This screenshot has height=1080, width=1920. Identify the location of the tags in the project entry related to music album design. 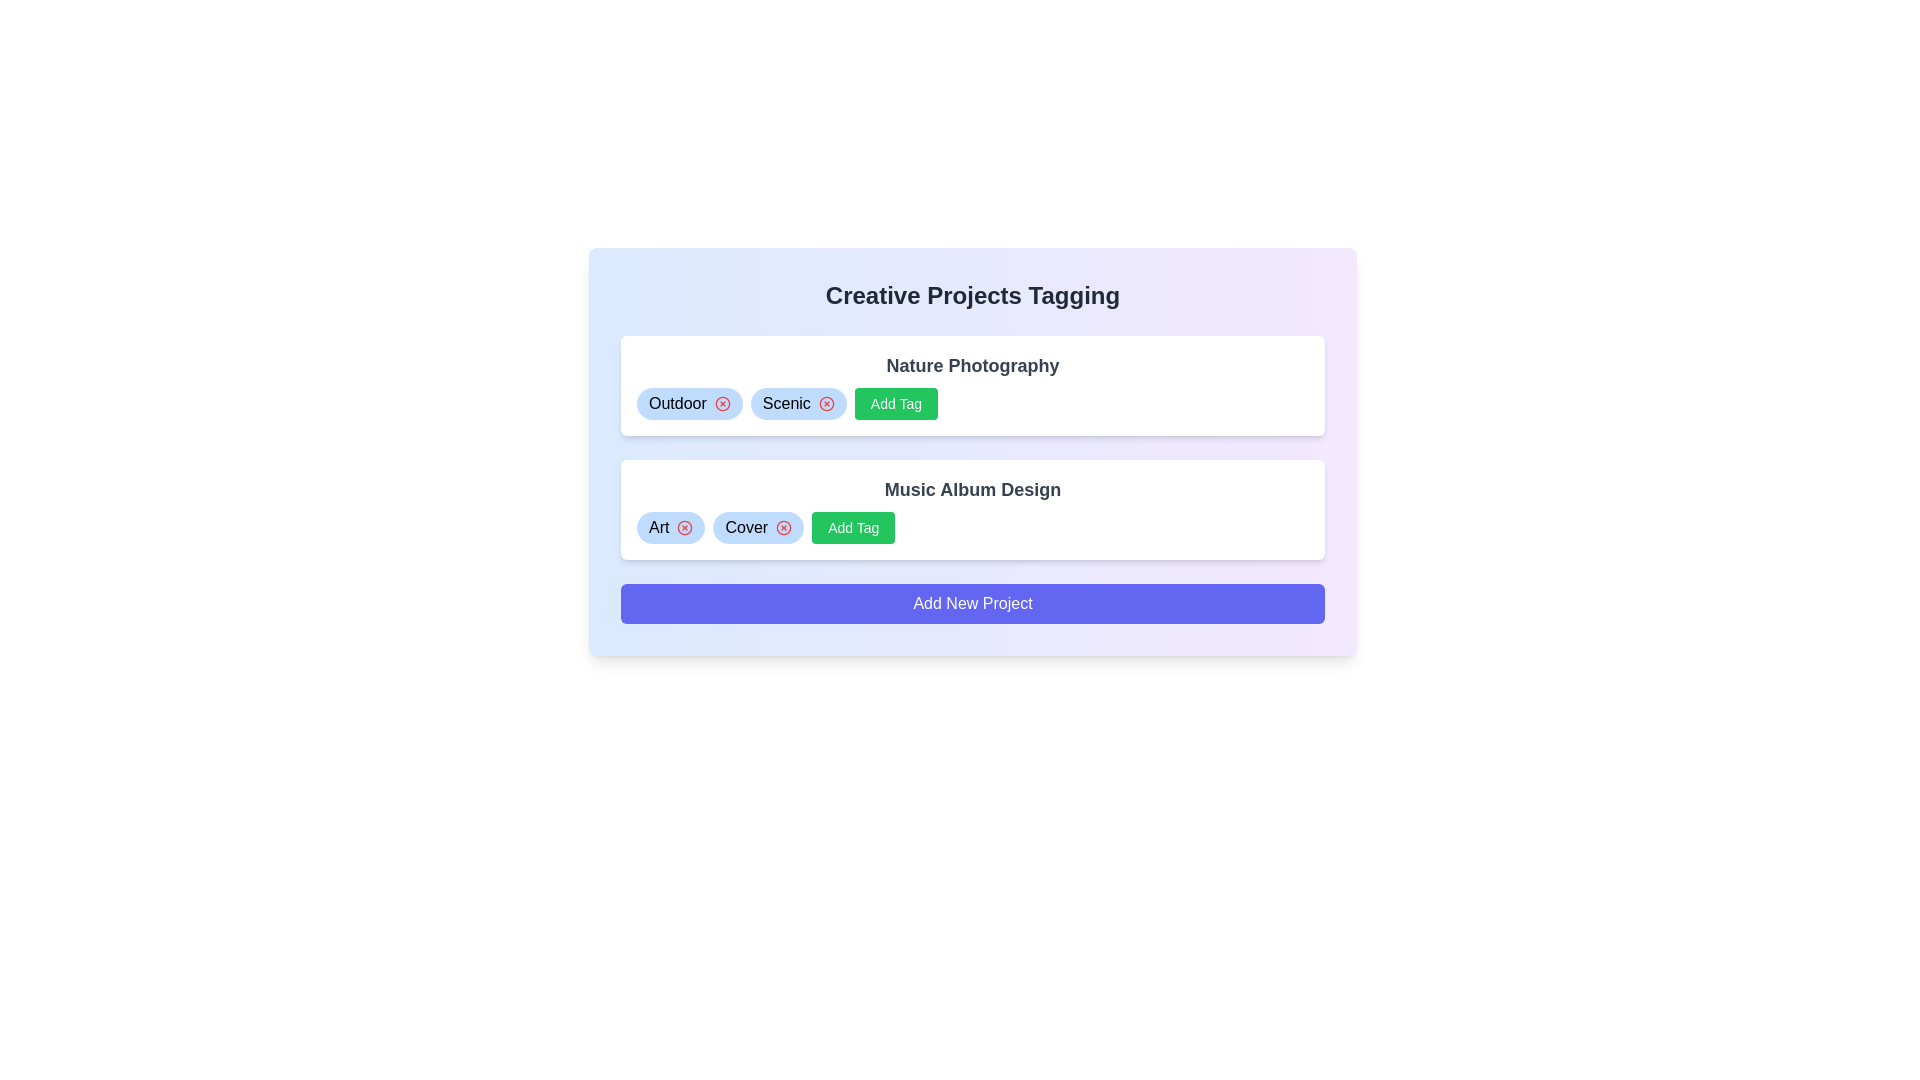
(973, 508).